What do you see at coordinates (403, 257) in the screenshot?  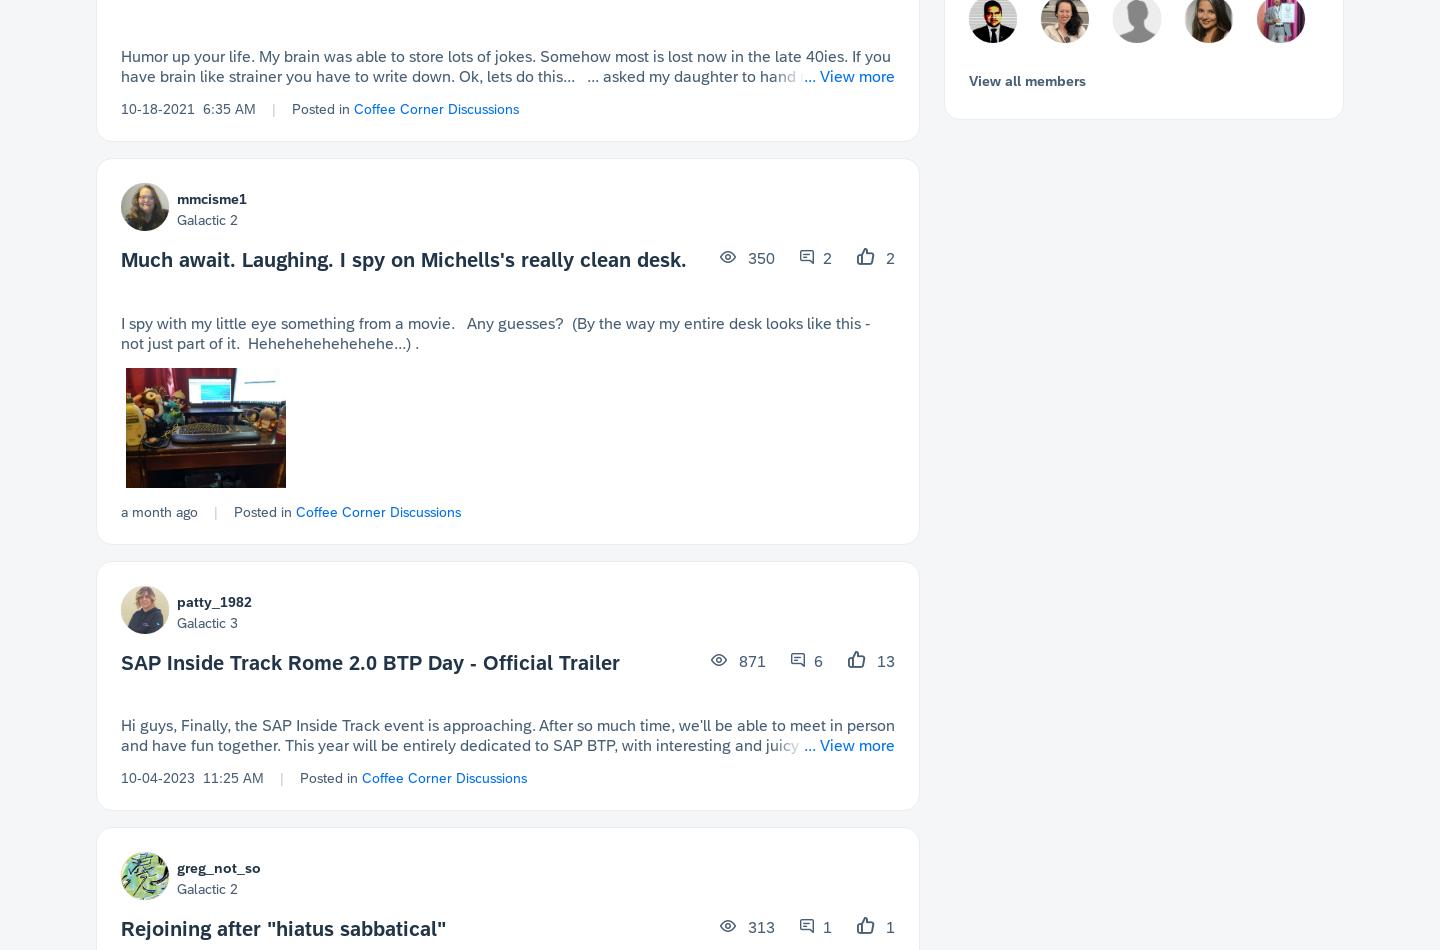 I see `'Much await.  Laughing.   I spy on Michells's really clean desk.'` at bounding box center [403, 257].